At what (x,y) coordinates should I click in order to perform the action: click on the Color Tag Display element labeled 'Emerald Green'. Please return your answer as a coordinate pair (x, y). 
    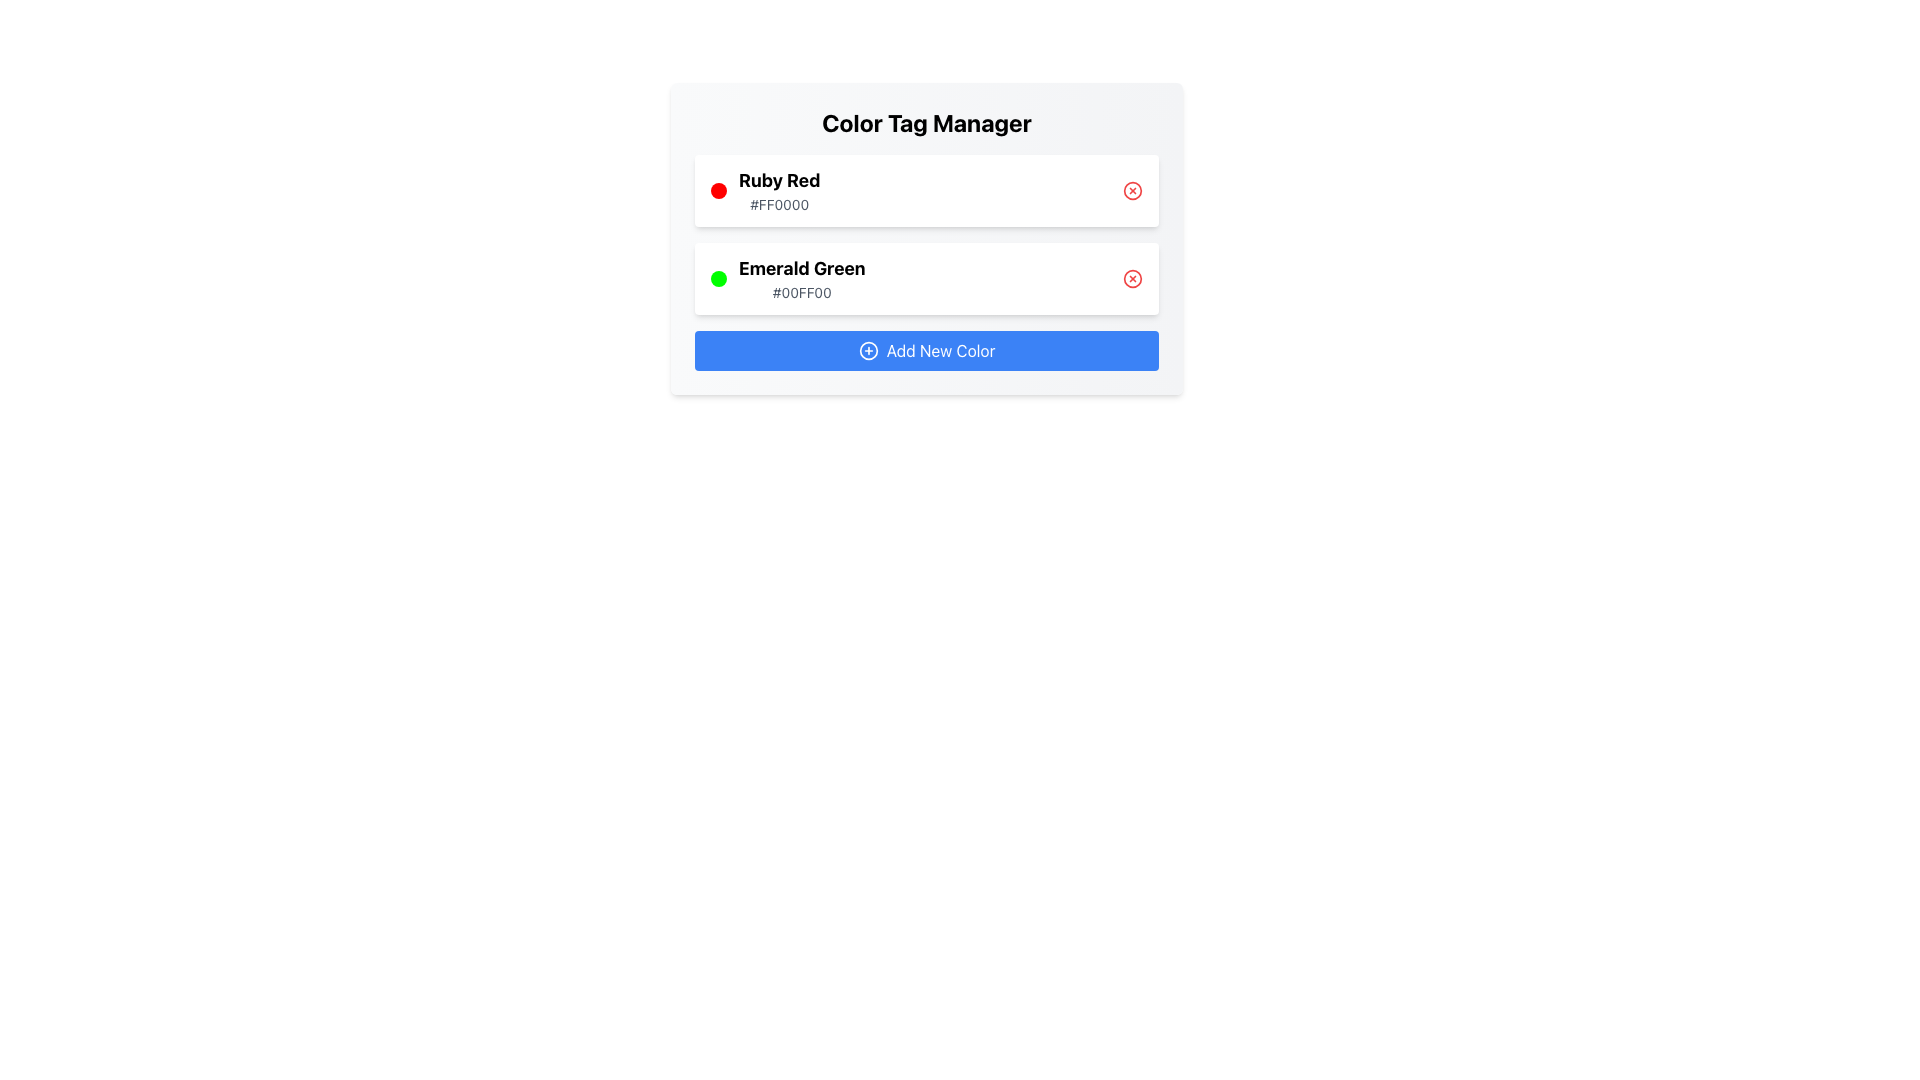
    Looking at the image, I should click on (787, 278).